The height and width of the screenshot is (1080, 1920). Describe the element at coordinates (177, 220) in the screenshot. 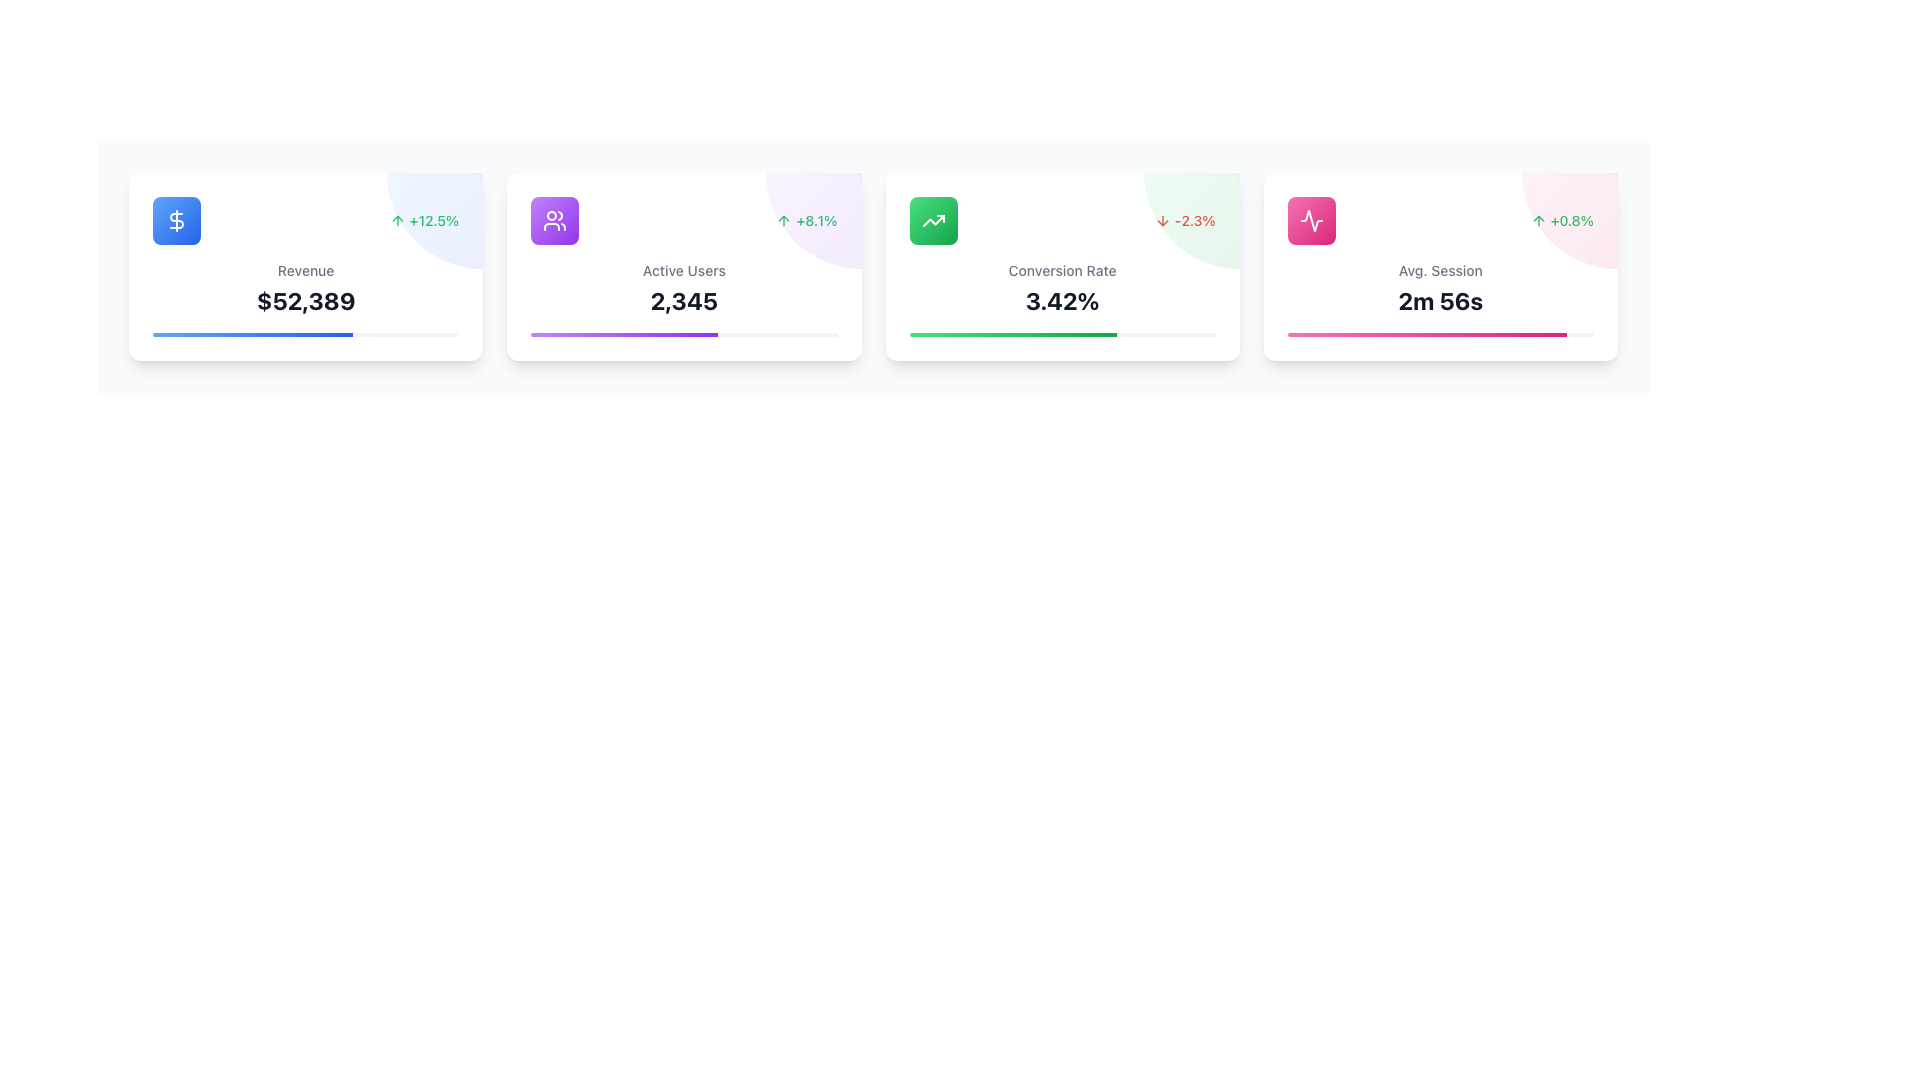

I see `the financial data icon located at the top-left of the 'Revenue' card component` at that location.